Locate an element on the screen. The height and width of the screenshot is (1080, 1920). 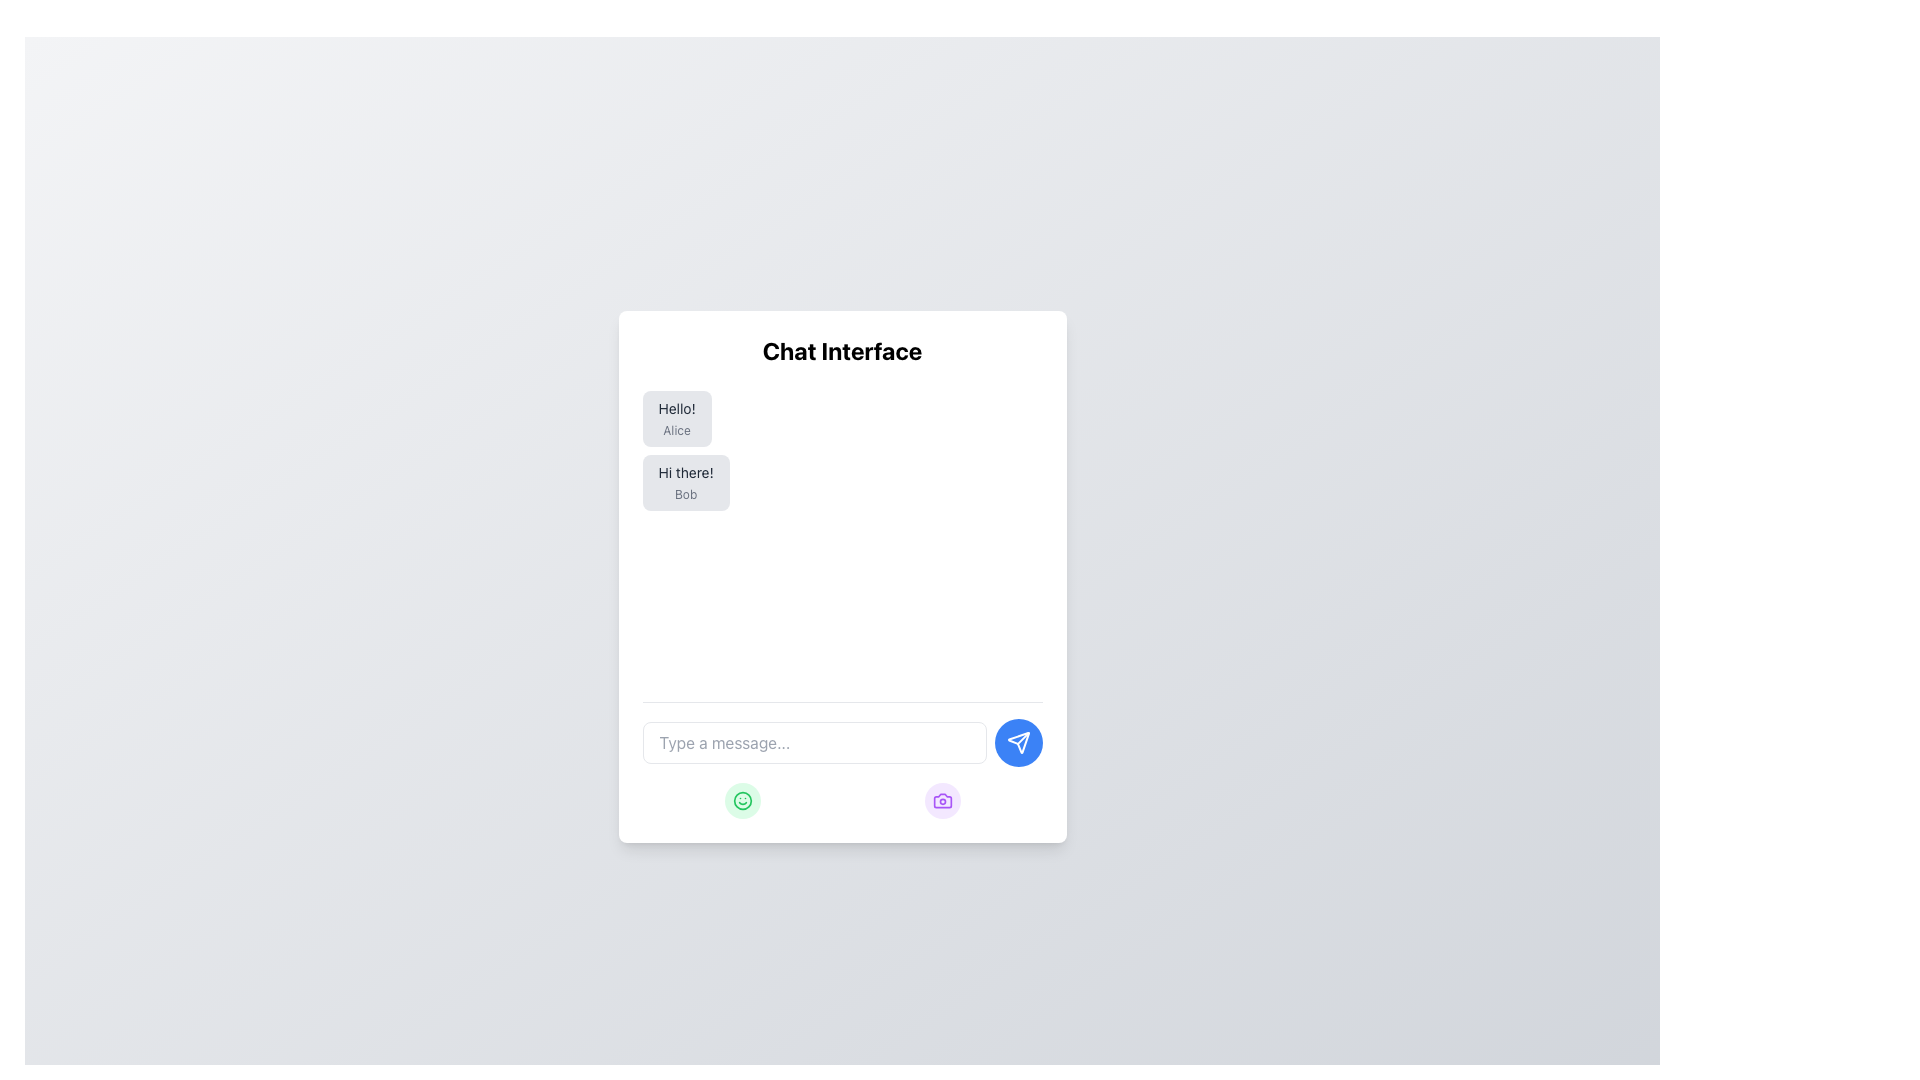
the camera icon located at the bottom-right of the chat interface is located at coordinates (941, 800).